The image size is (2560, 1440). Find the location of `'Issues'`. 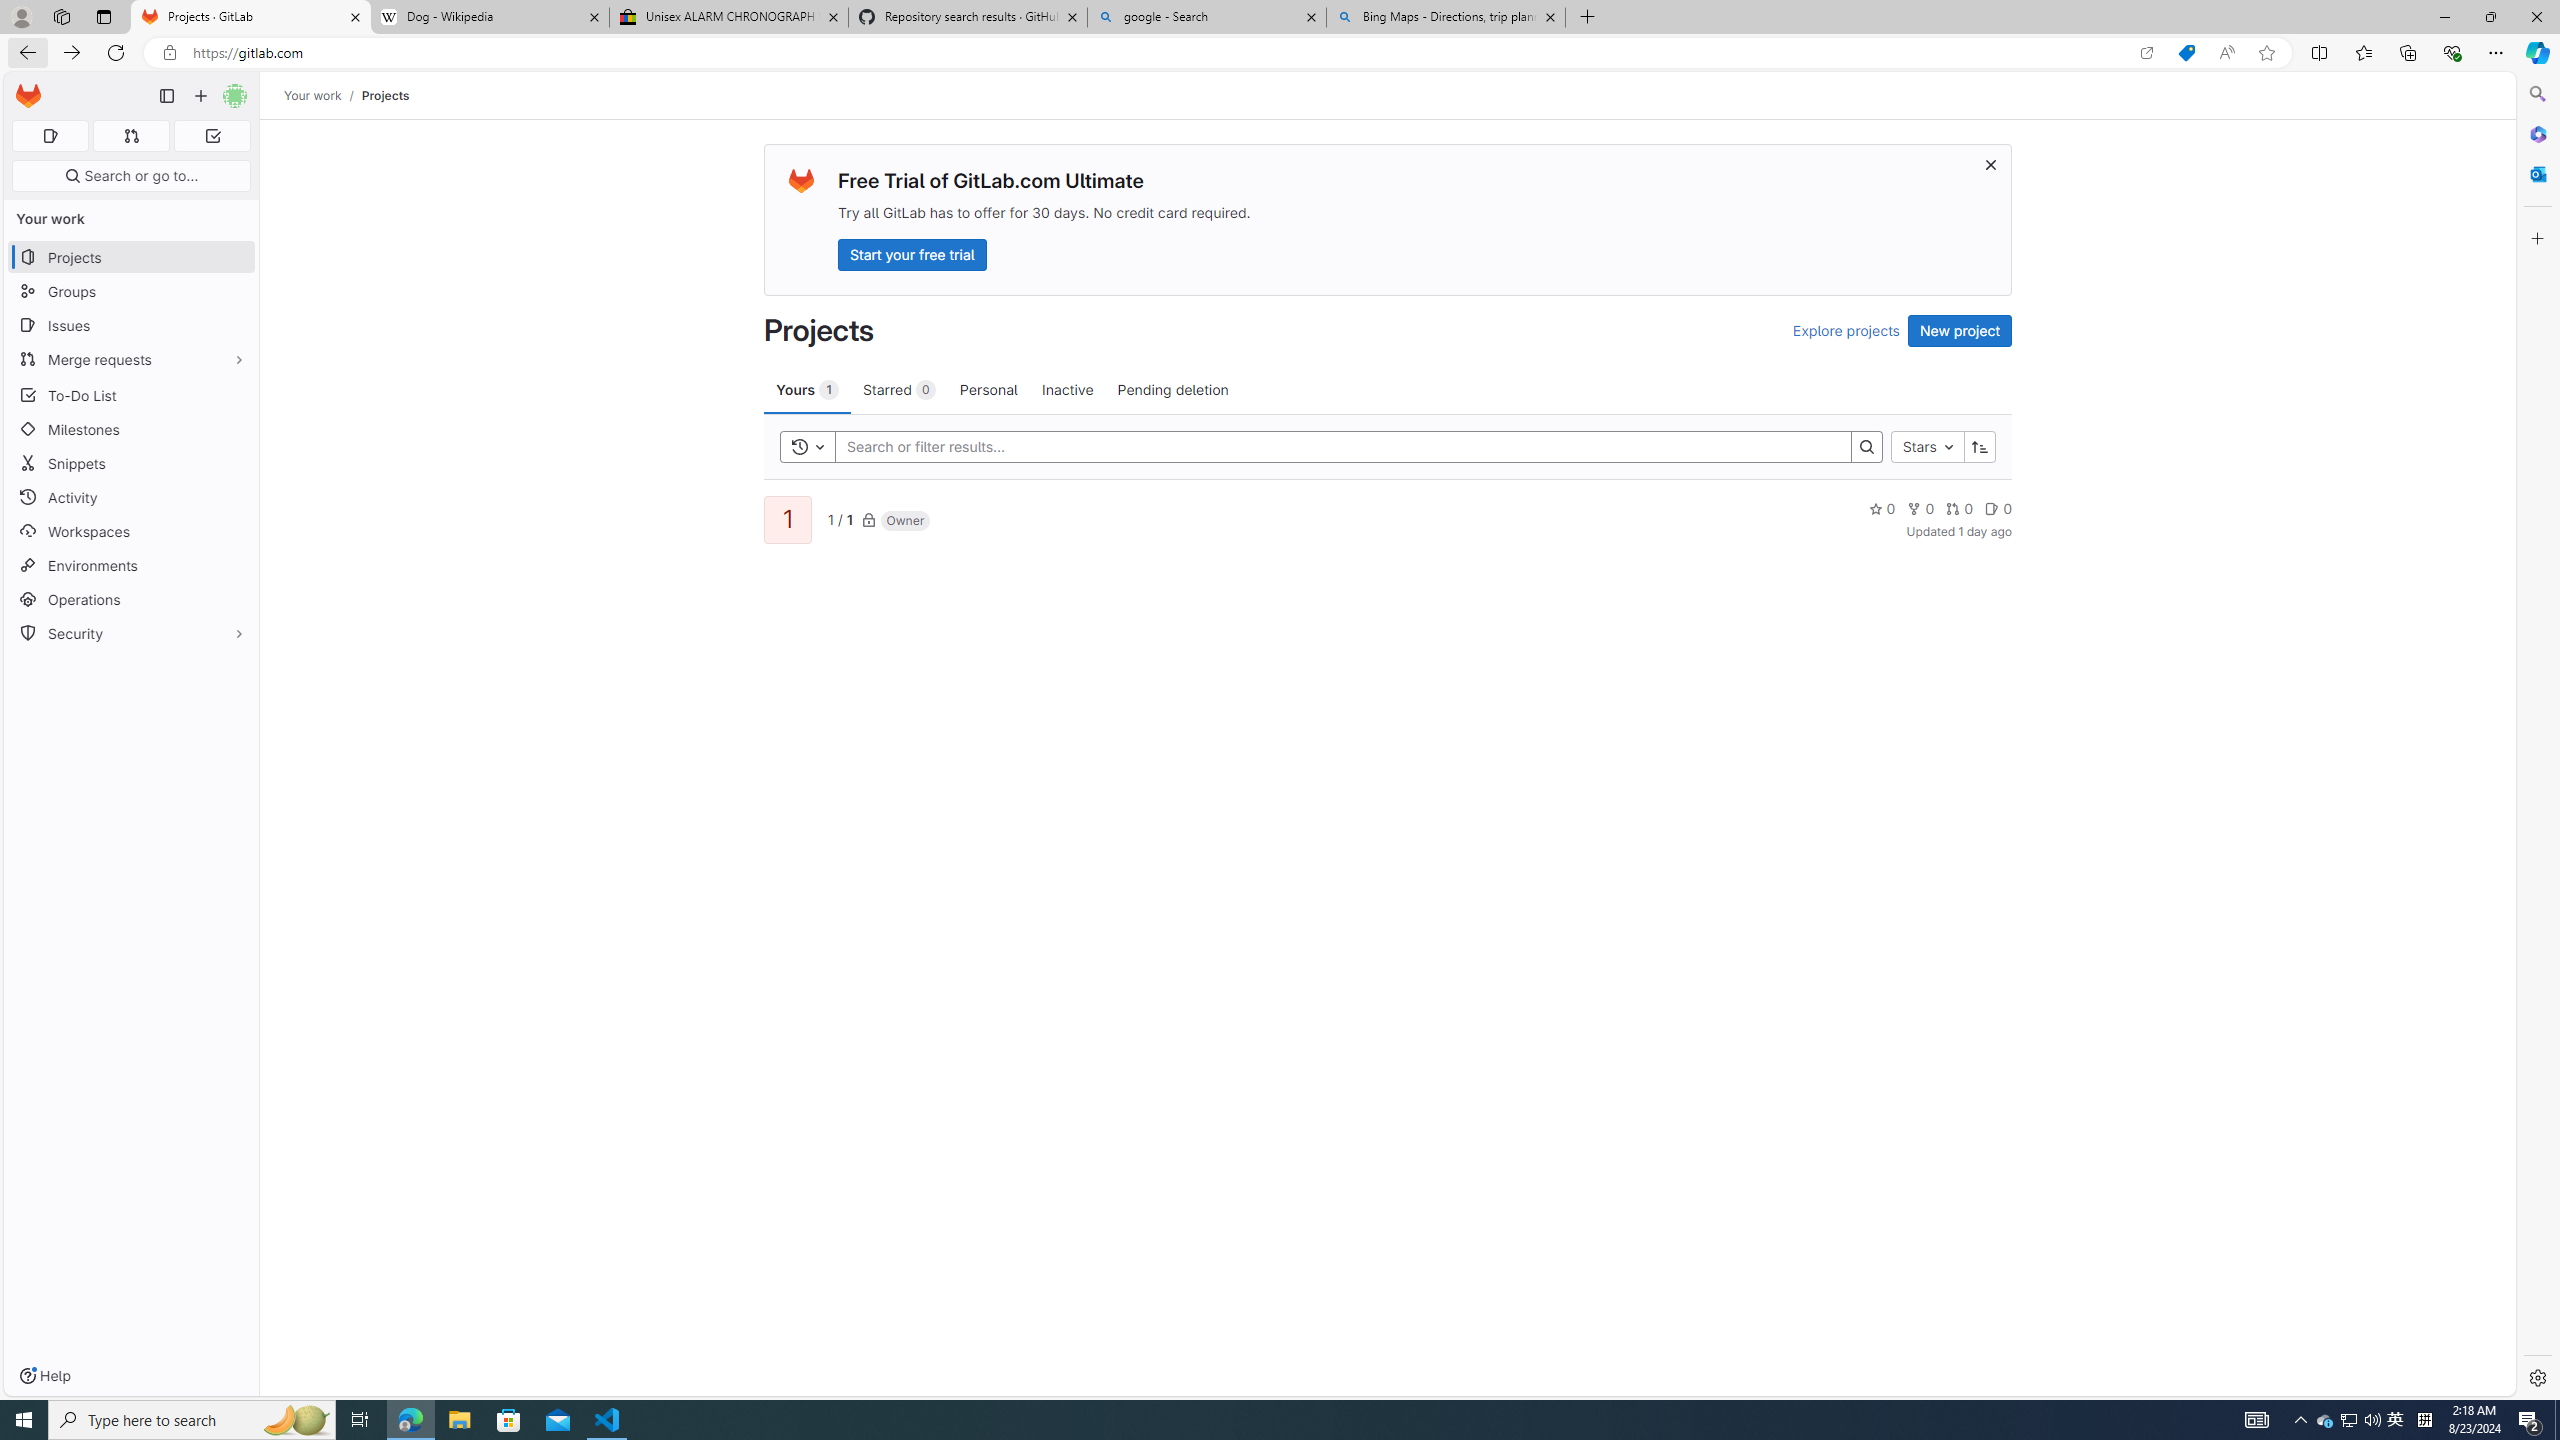

'Issues' is located at coordinates (130, 325).